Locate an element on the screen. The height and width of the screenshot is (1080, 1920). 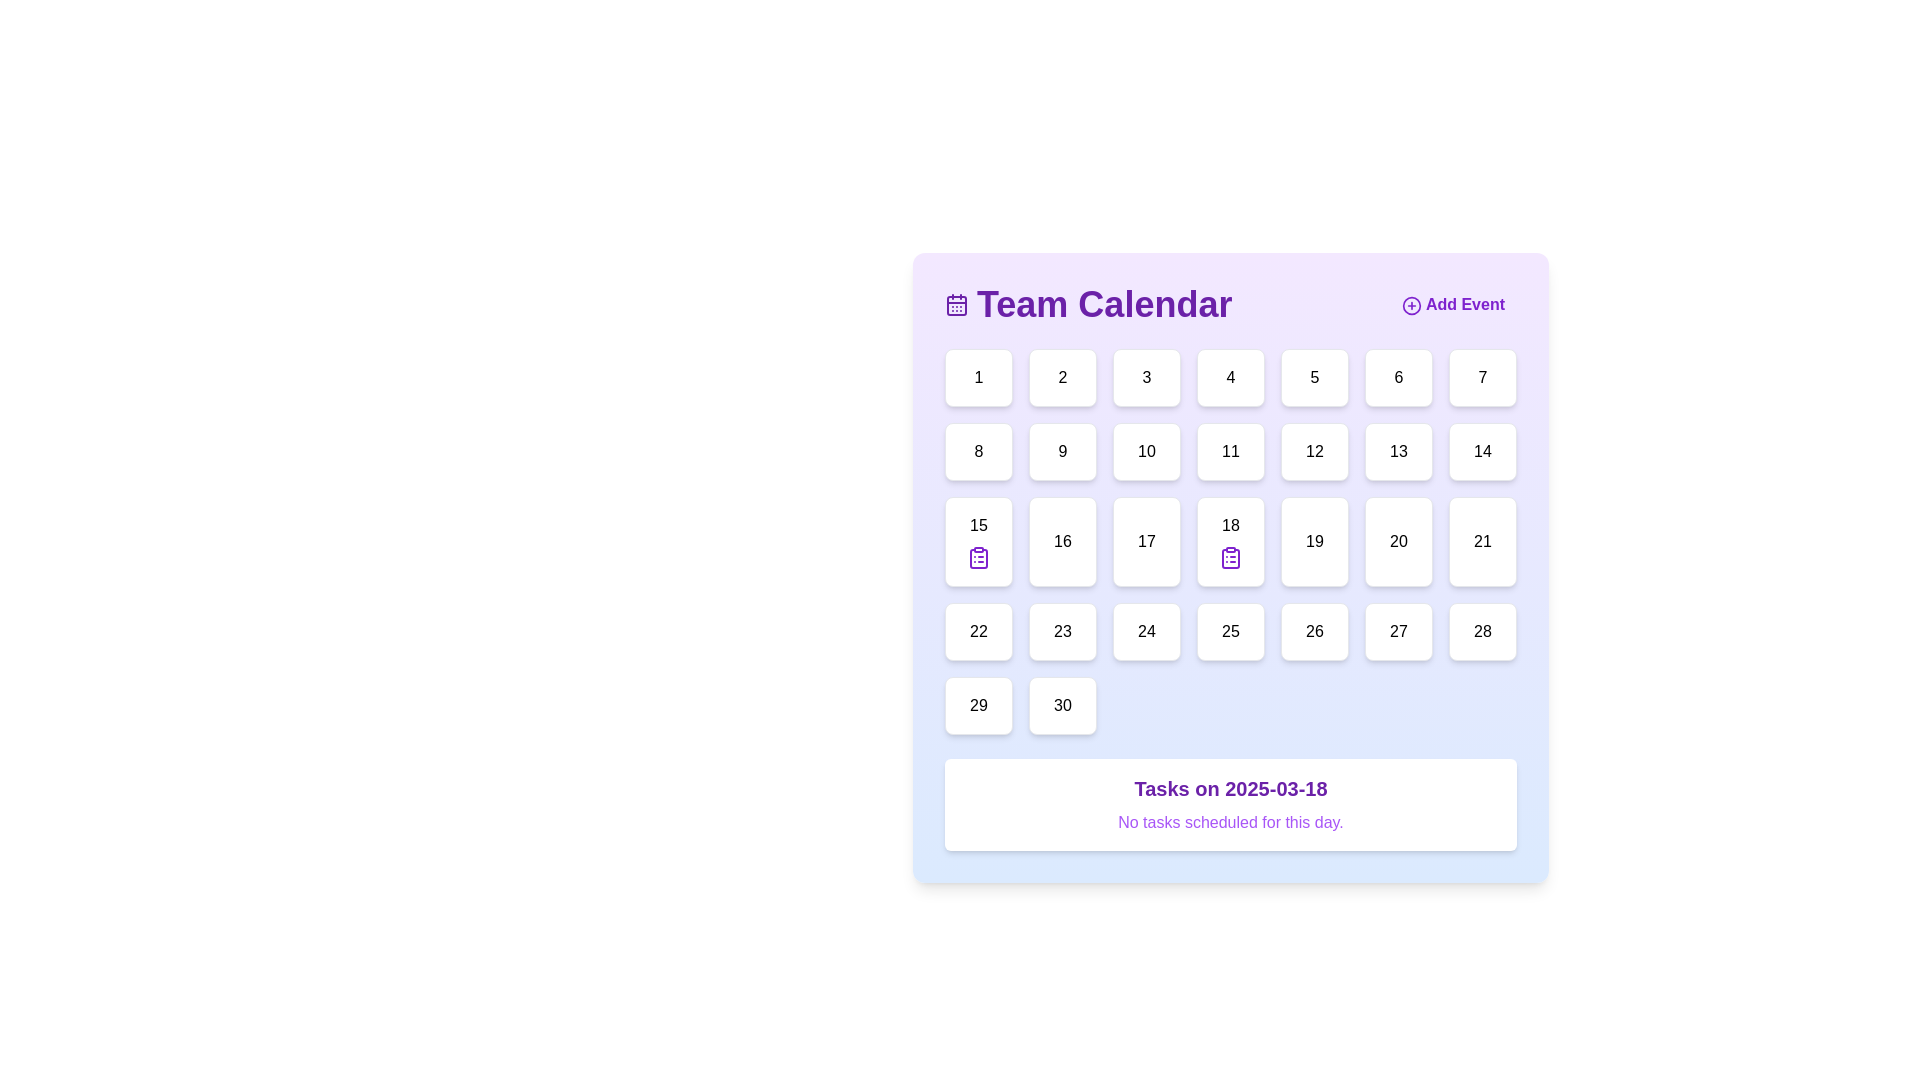
the Calendar date tile (button) displaying the number '28' is located at coordinates (1483, 632).